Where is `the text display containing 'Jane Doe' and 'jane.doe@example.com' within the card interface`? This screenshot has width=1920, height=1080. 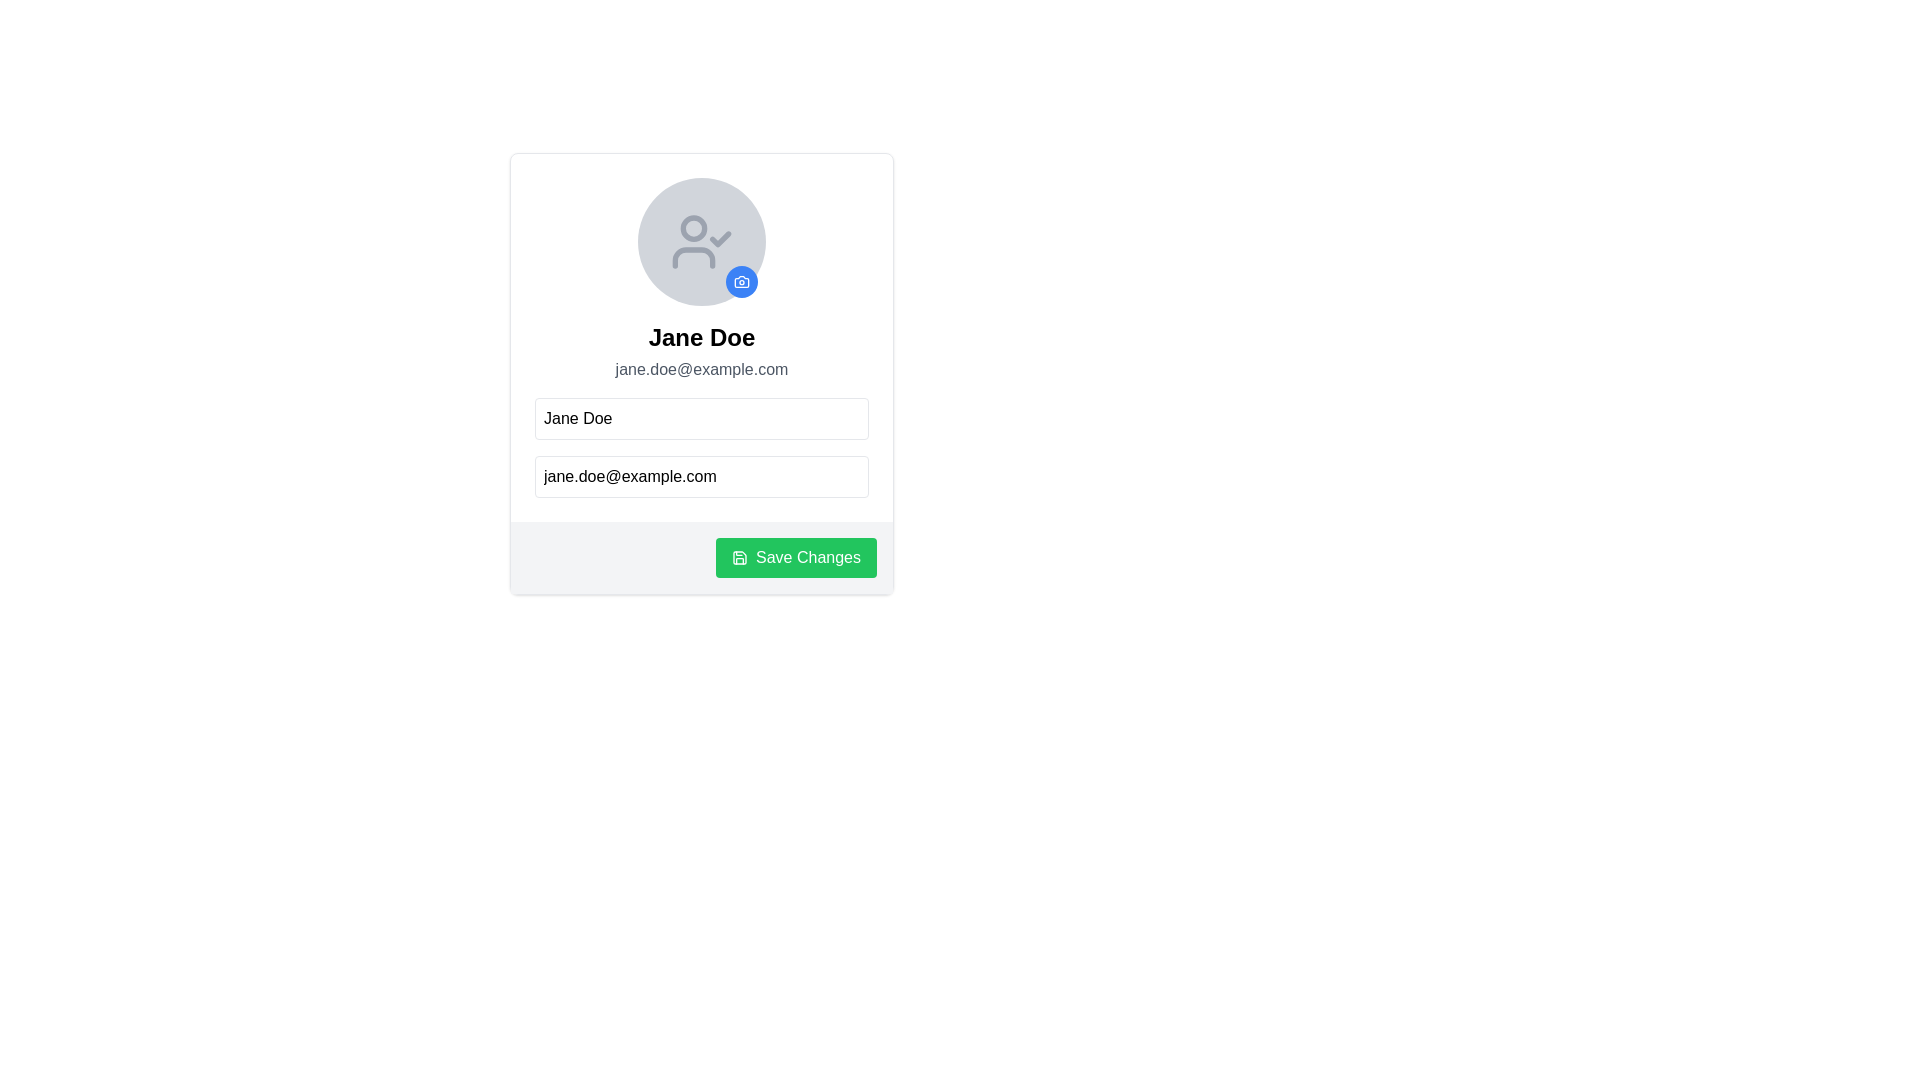 the text display containing 'Jane Doe' and 'jane.doe@example.com' within the card interface is located at coordinates (701, 337).